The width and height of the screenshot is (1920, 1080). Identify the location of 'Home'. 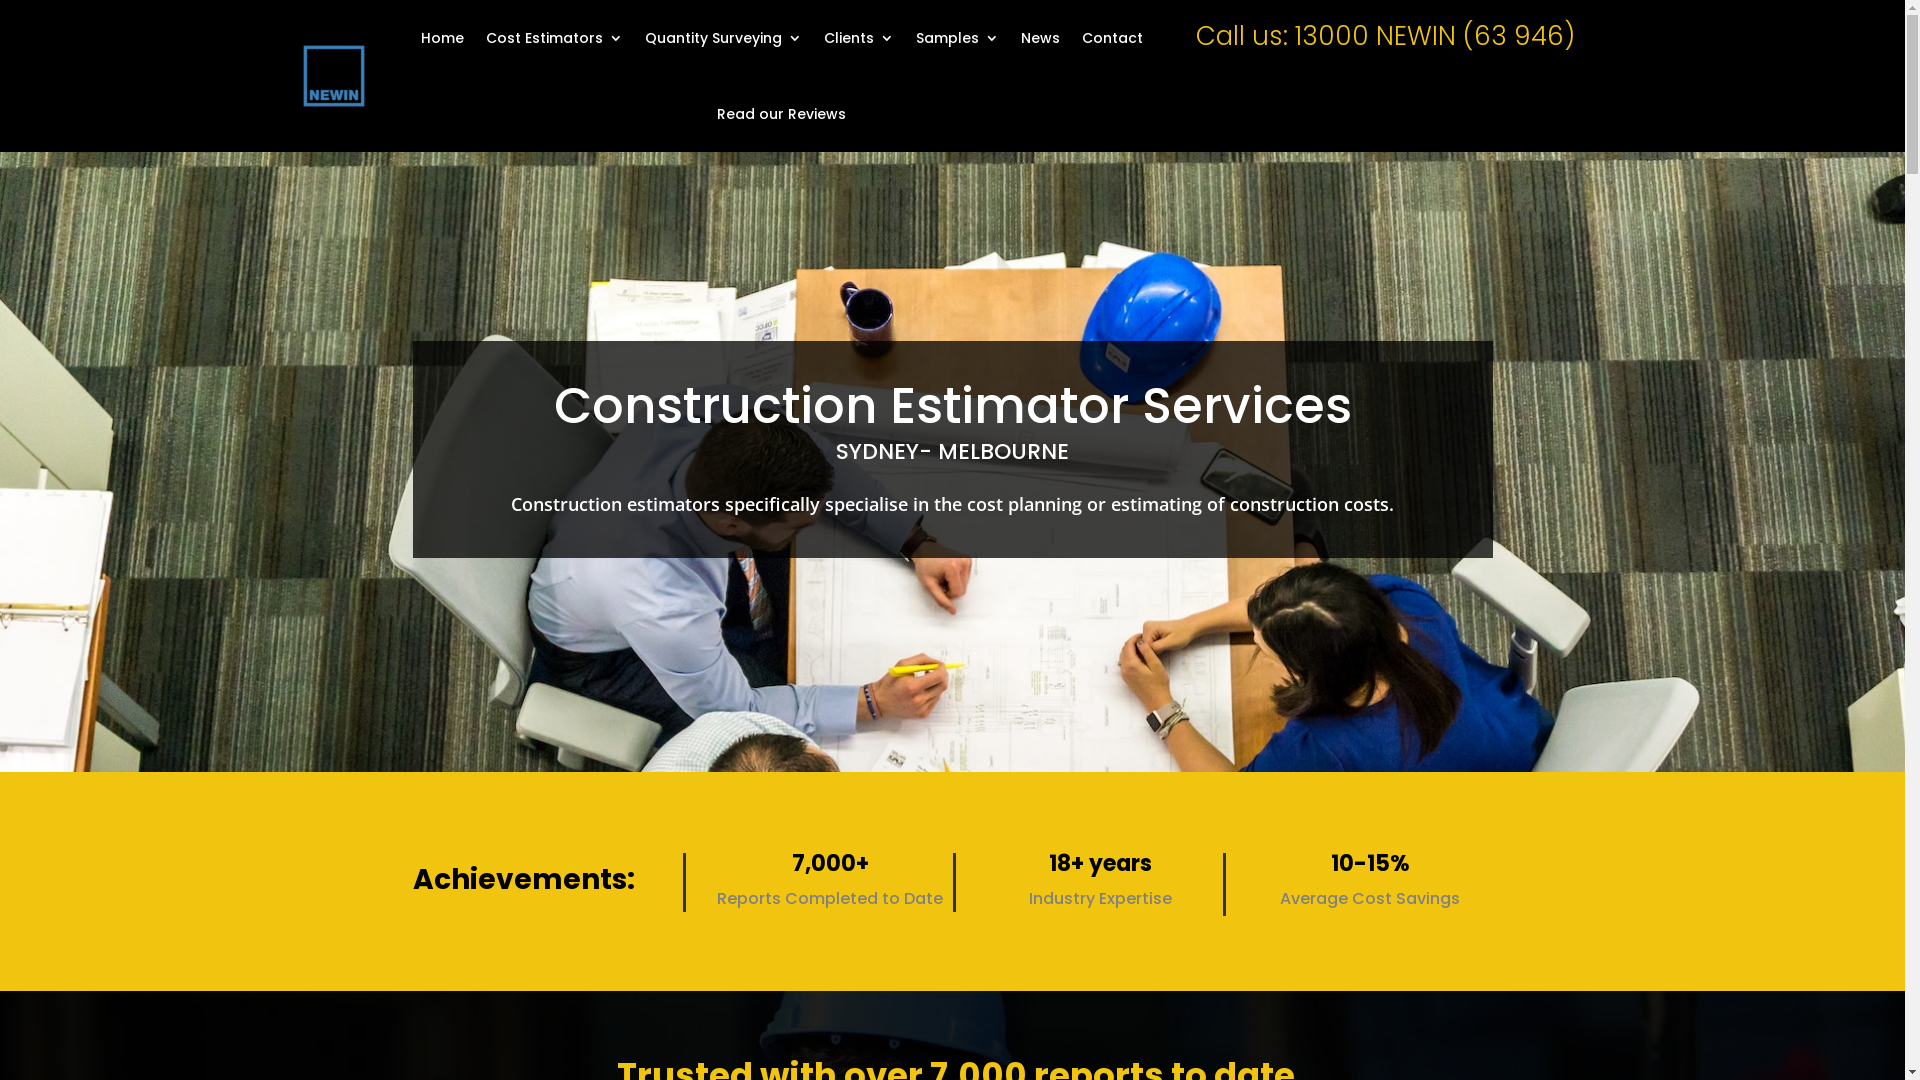
(441, 38).